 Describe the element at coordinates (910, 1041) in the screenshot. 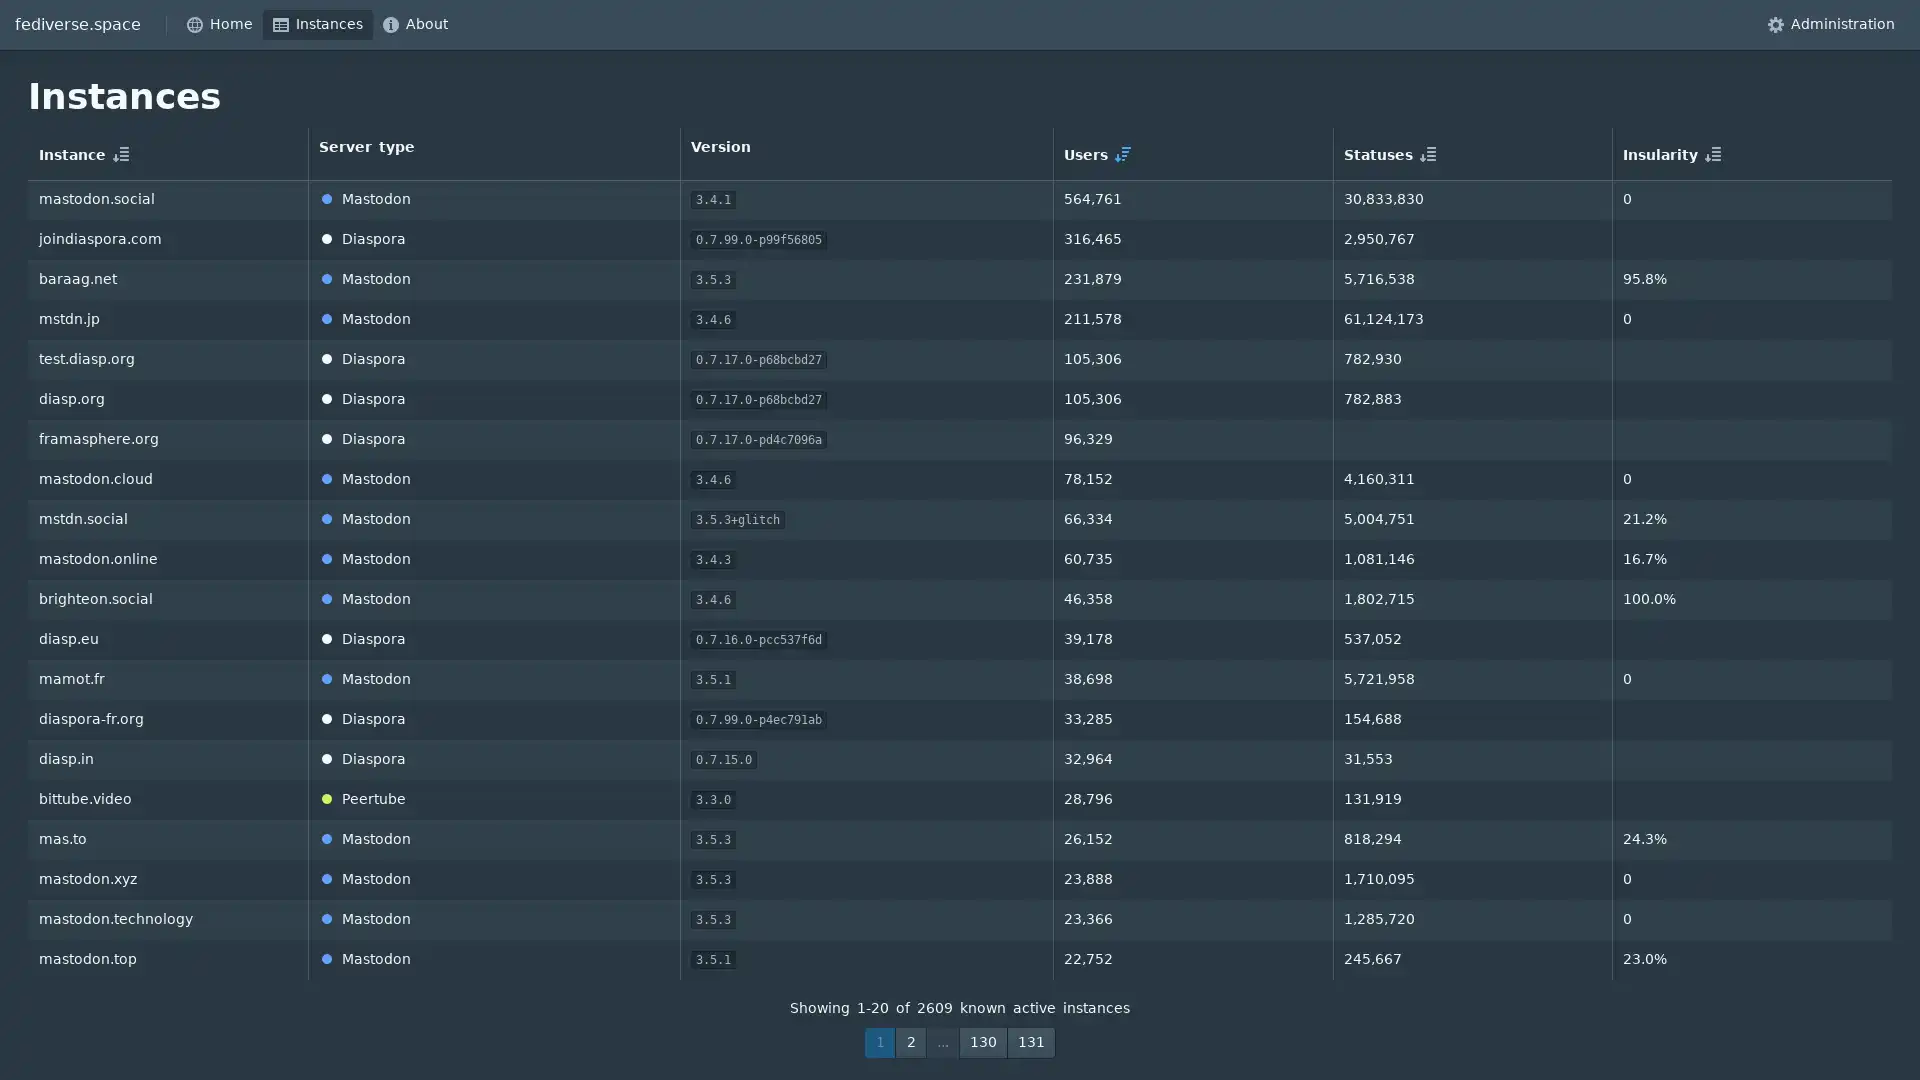

I see `2` at that location.